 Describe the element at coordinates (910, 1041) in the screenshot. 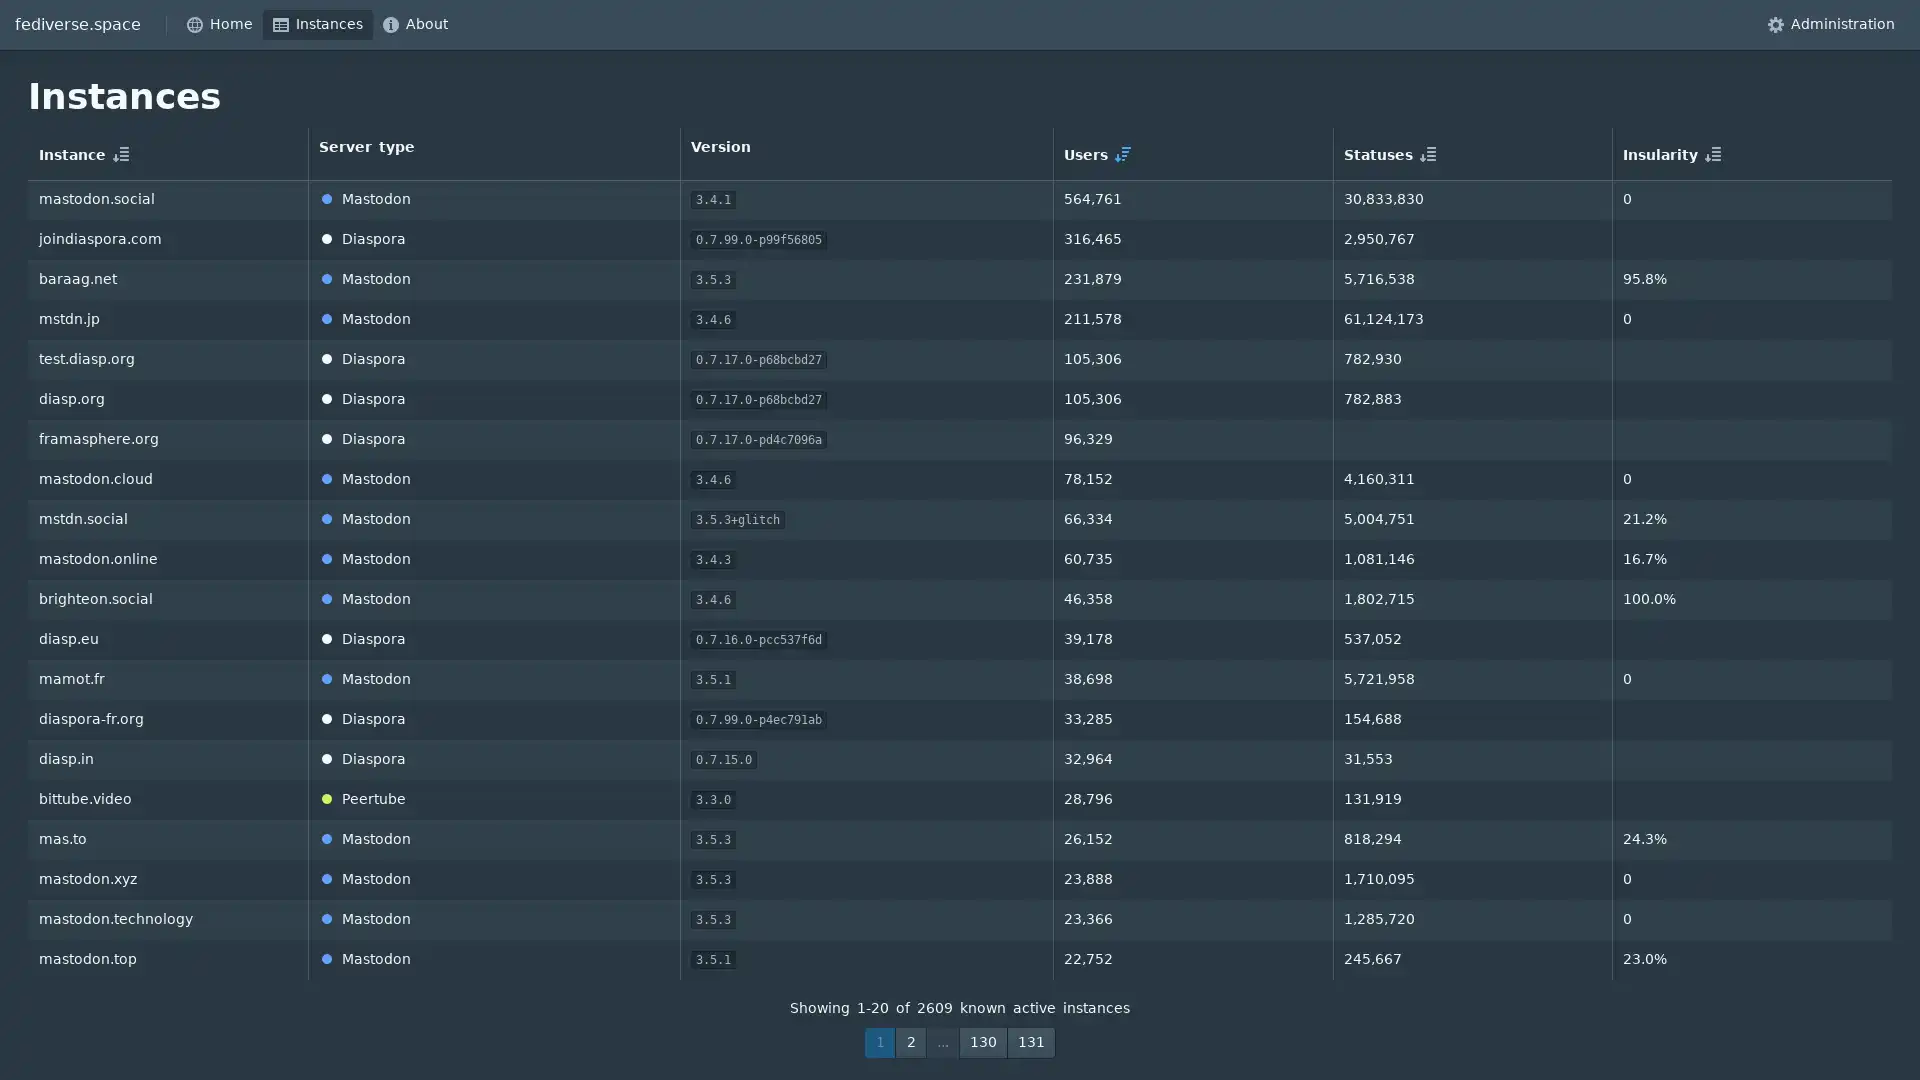

I see `2` at that location.